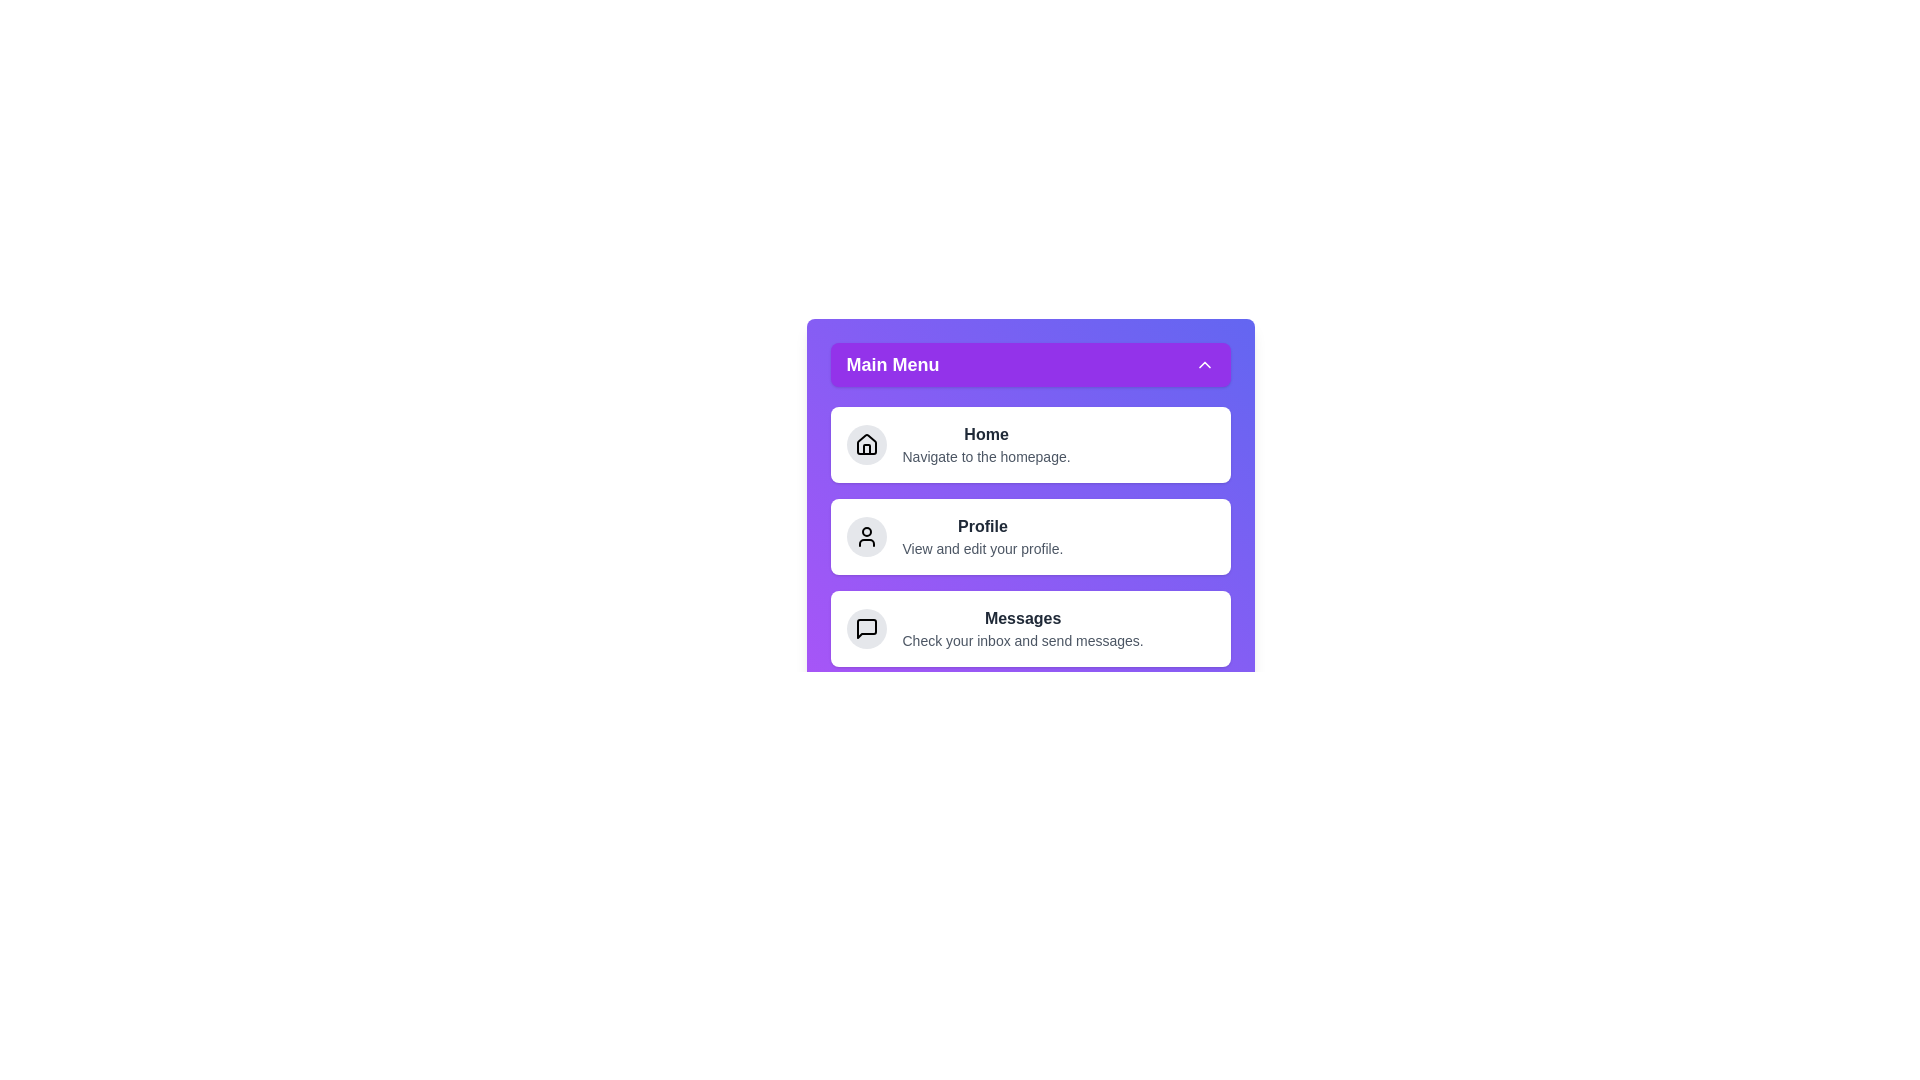  I want to click on the icon for Messages in the menu, so click(866, 627).